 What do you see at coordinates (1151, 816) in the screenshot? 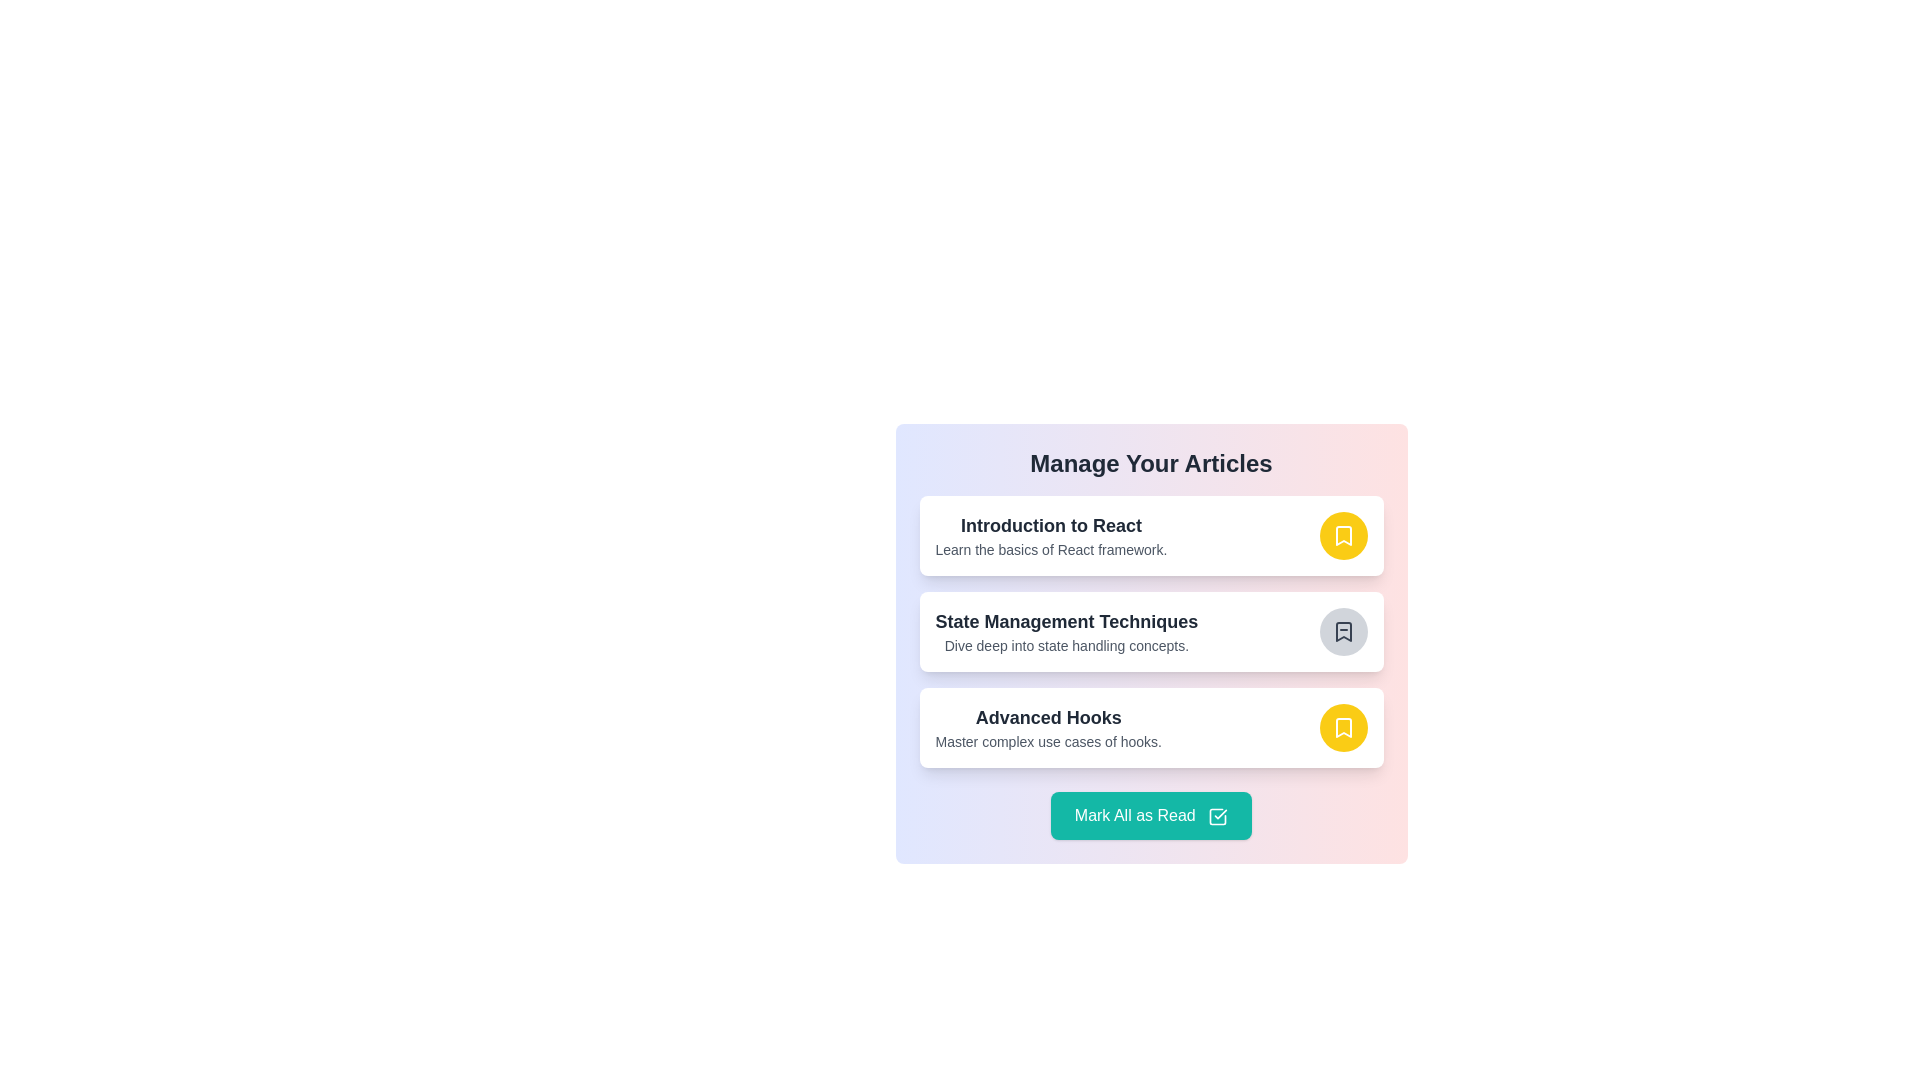
I see `'Mark All as Read' button to mark all articles as read` at bounding box center [1151, 816].